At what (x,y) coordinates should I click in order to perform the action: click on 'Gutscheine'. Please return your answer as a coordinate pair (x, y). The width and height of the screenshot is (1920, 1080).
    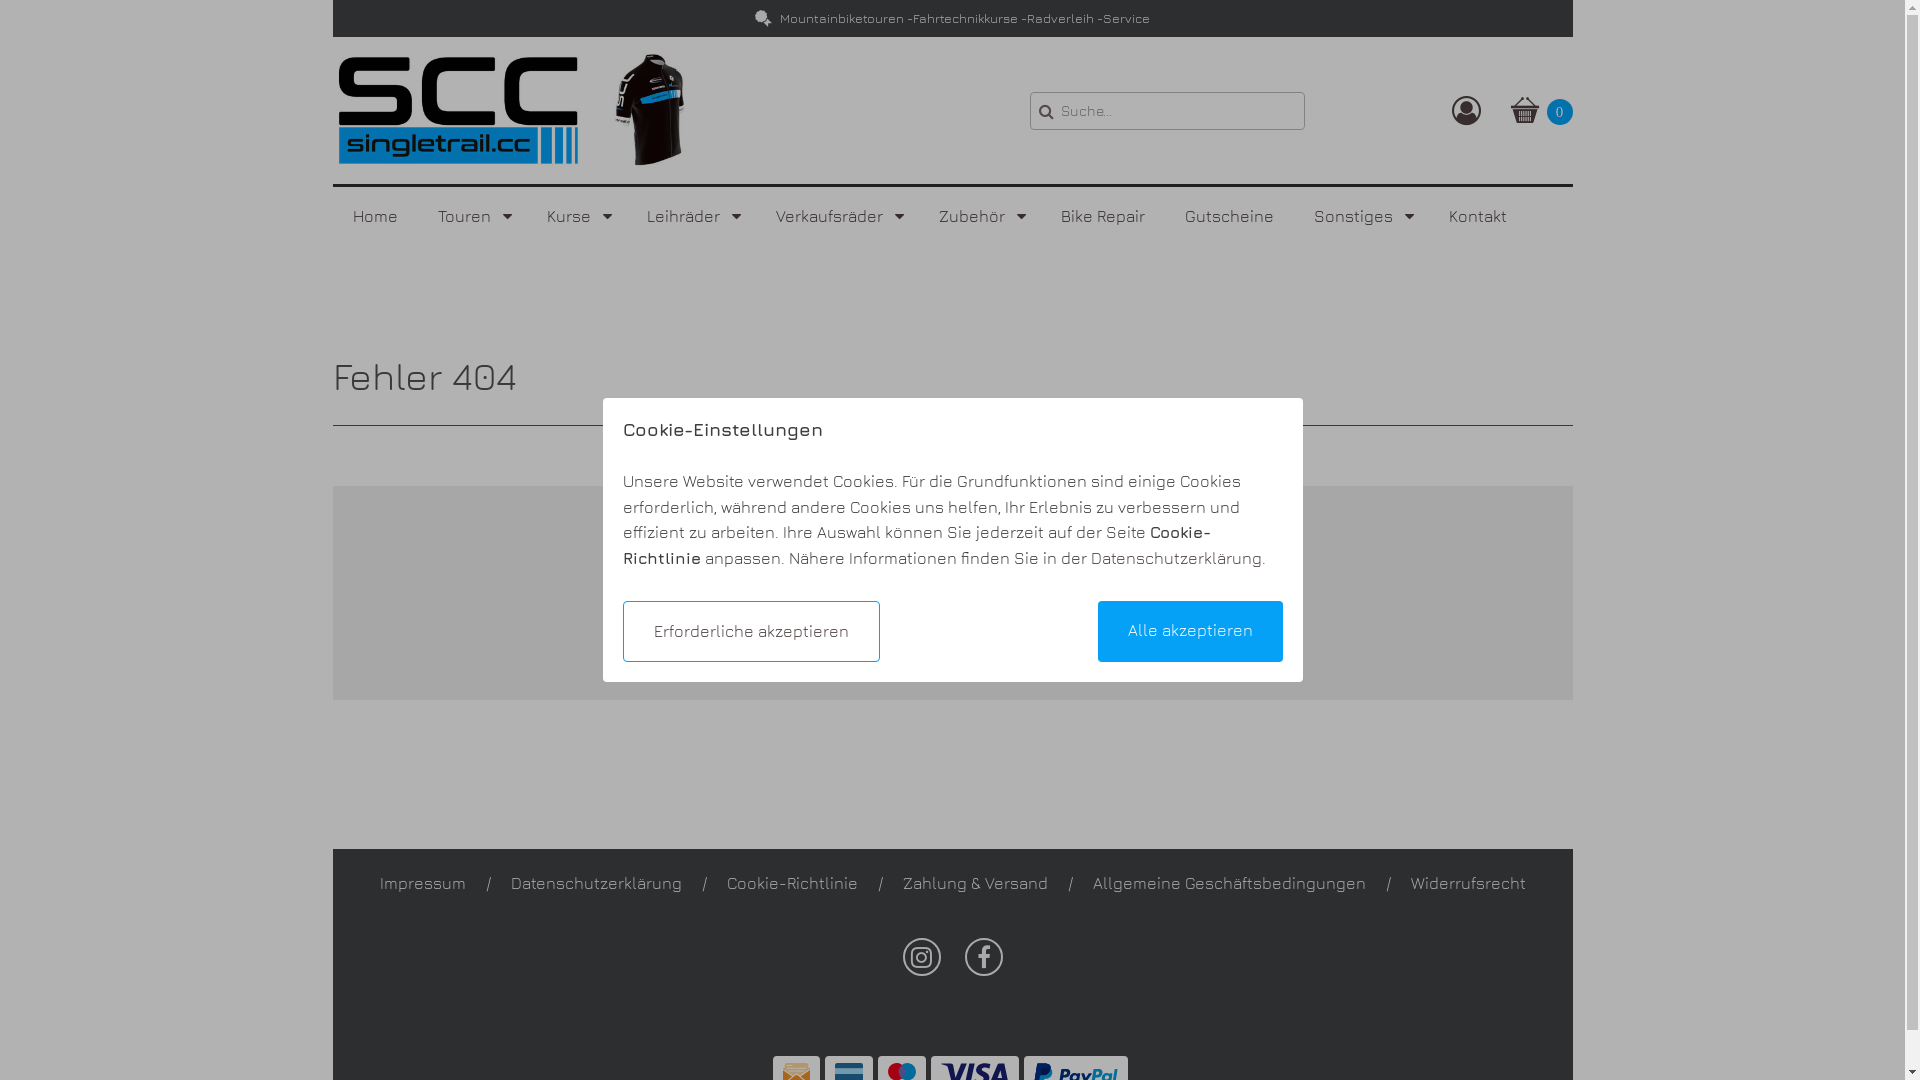
    Looking at the image, I should click on (1227, 216).